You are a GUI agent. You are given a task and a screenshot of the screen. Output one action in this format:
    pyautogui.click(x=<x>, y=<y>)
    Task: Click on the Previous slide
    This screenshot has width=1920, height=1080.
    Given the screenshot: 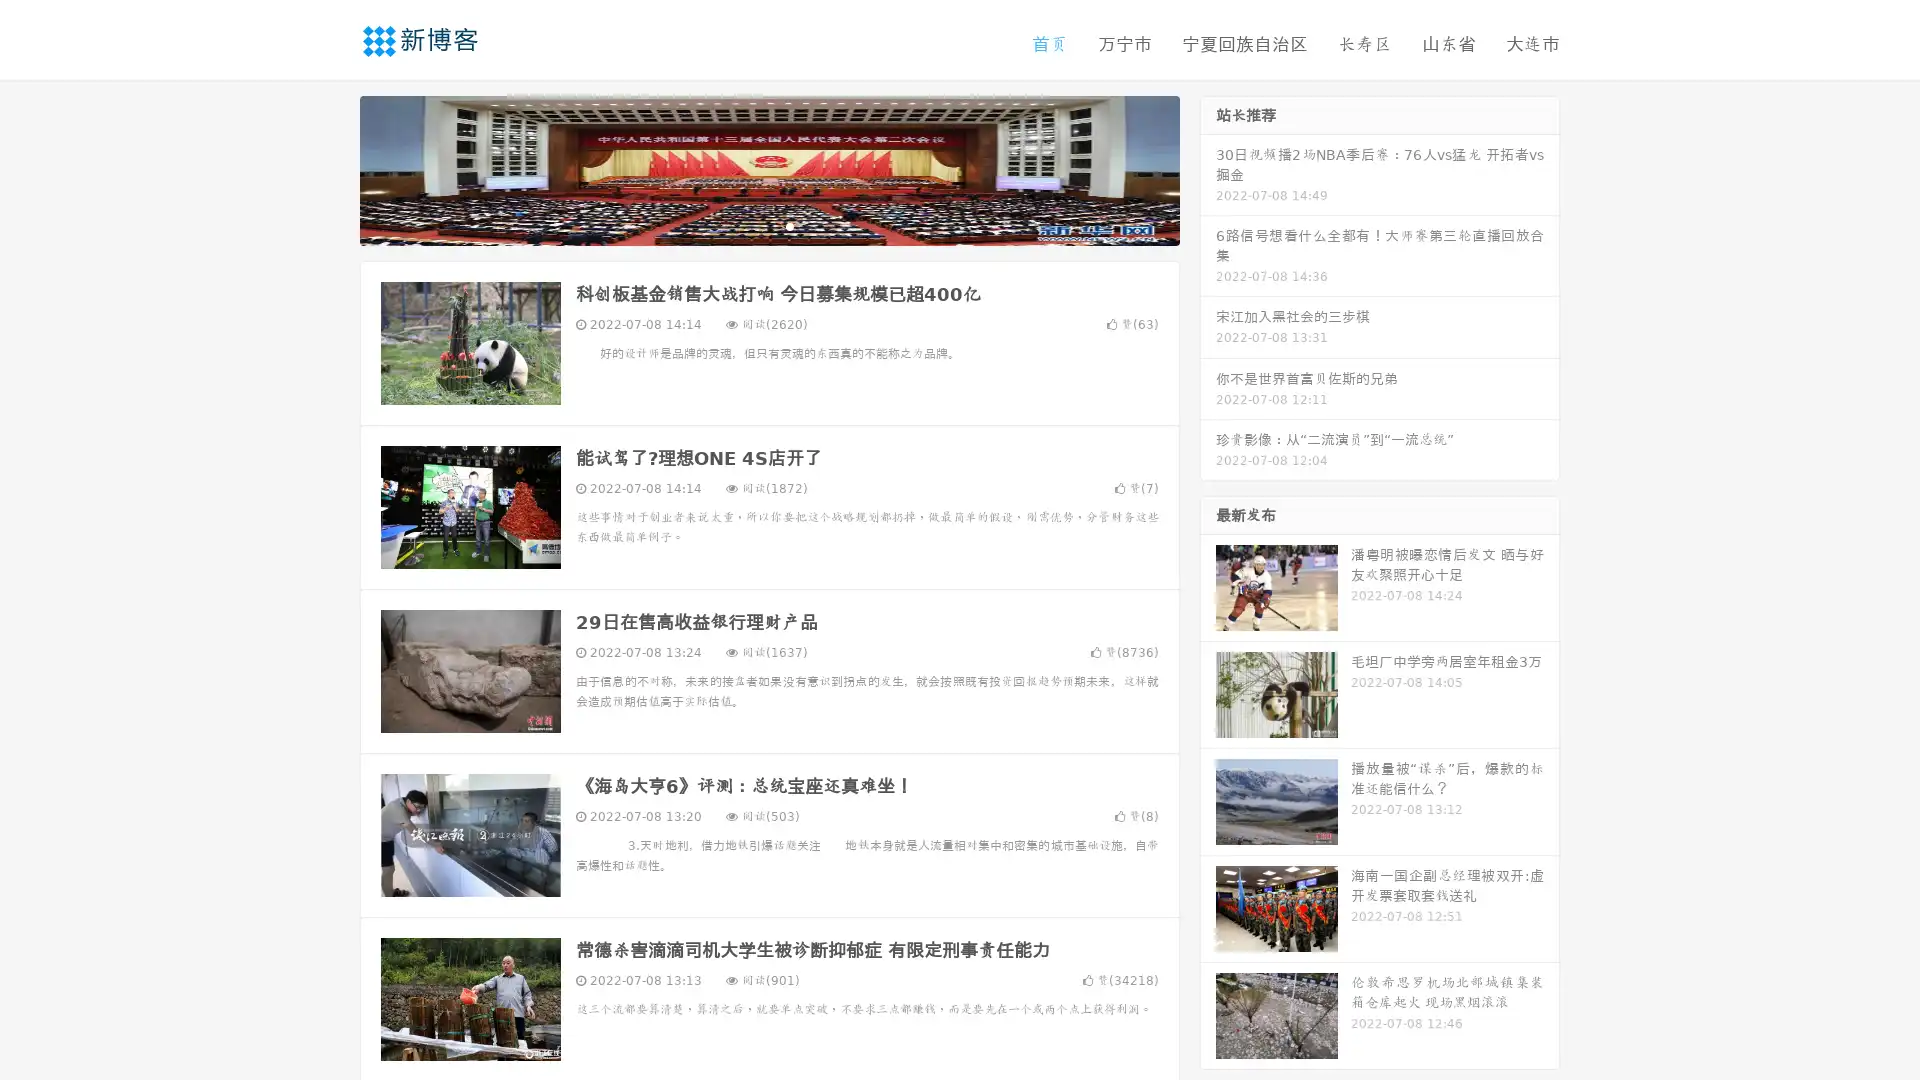 What is the action you would take?
    pyautogui.click(x=330, y=168)
    